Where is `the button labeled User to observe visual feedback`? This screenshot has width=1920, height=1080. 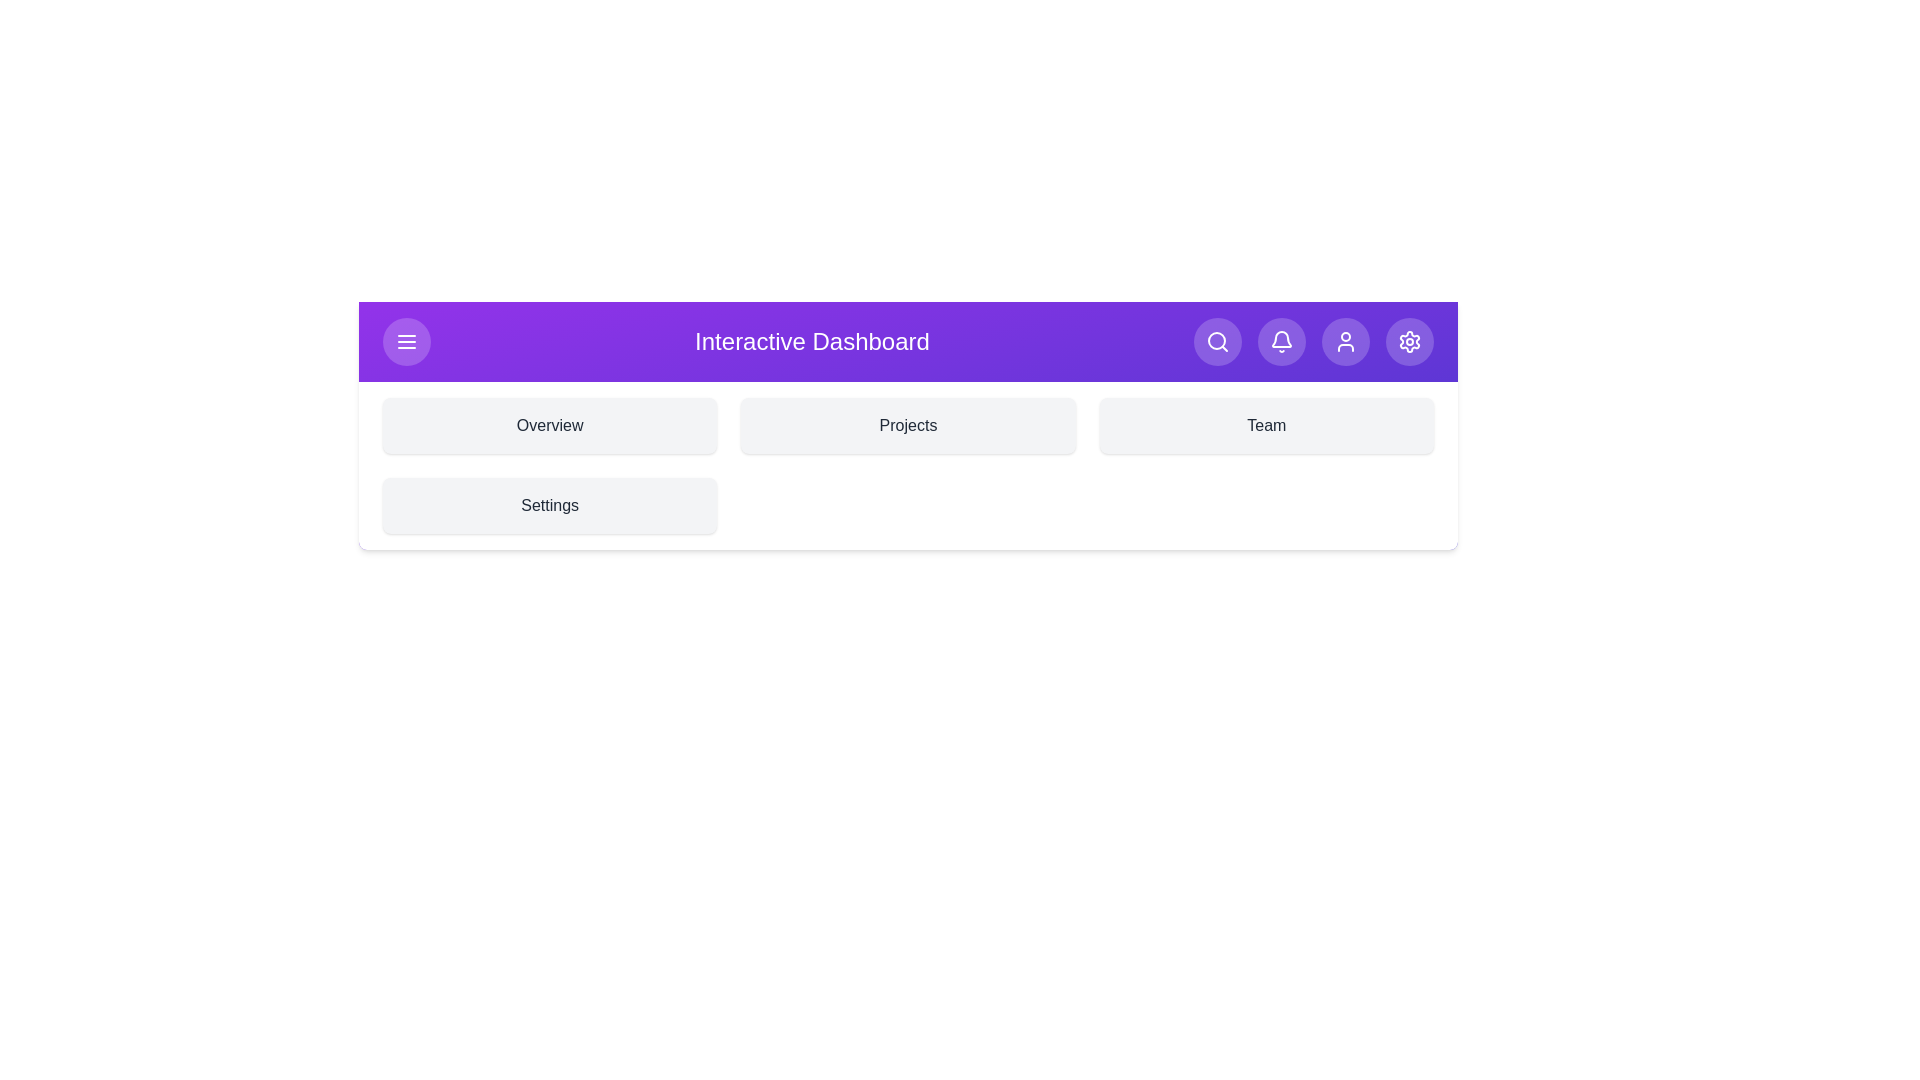 the button labeled User to observe visual feedback is located at coordinates (1344, 341).